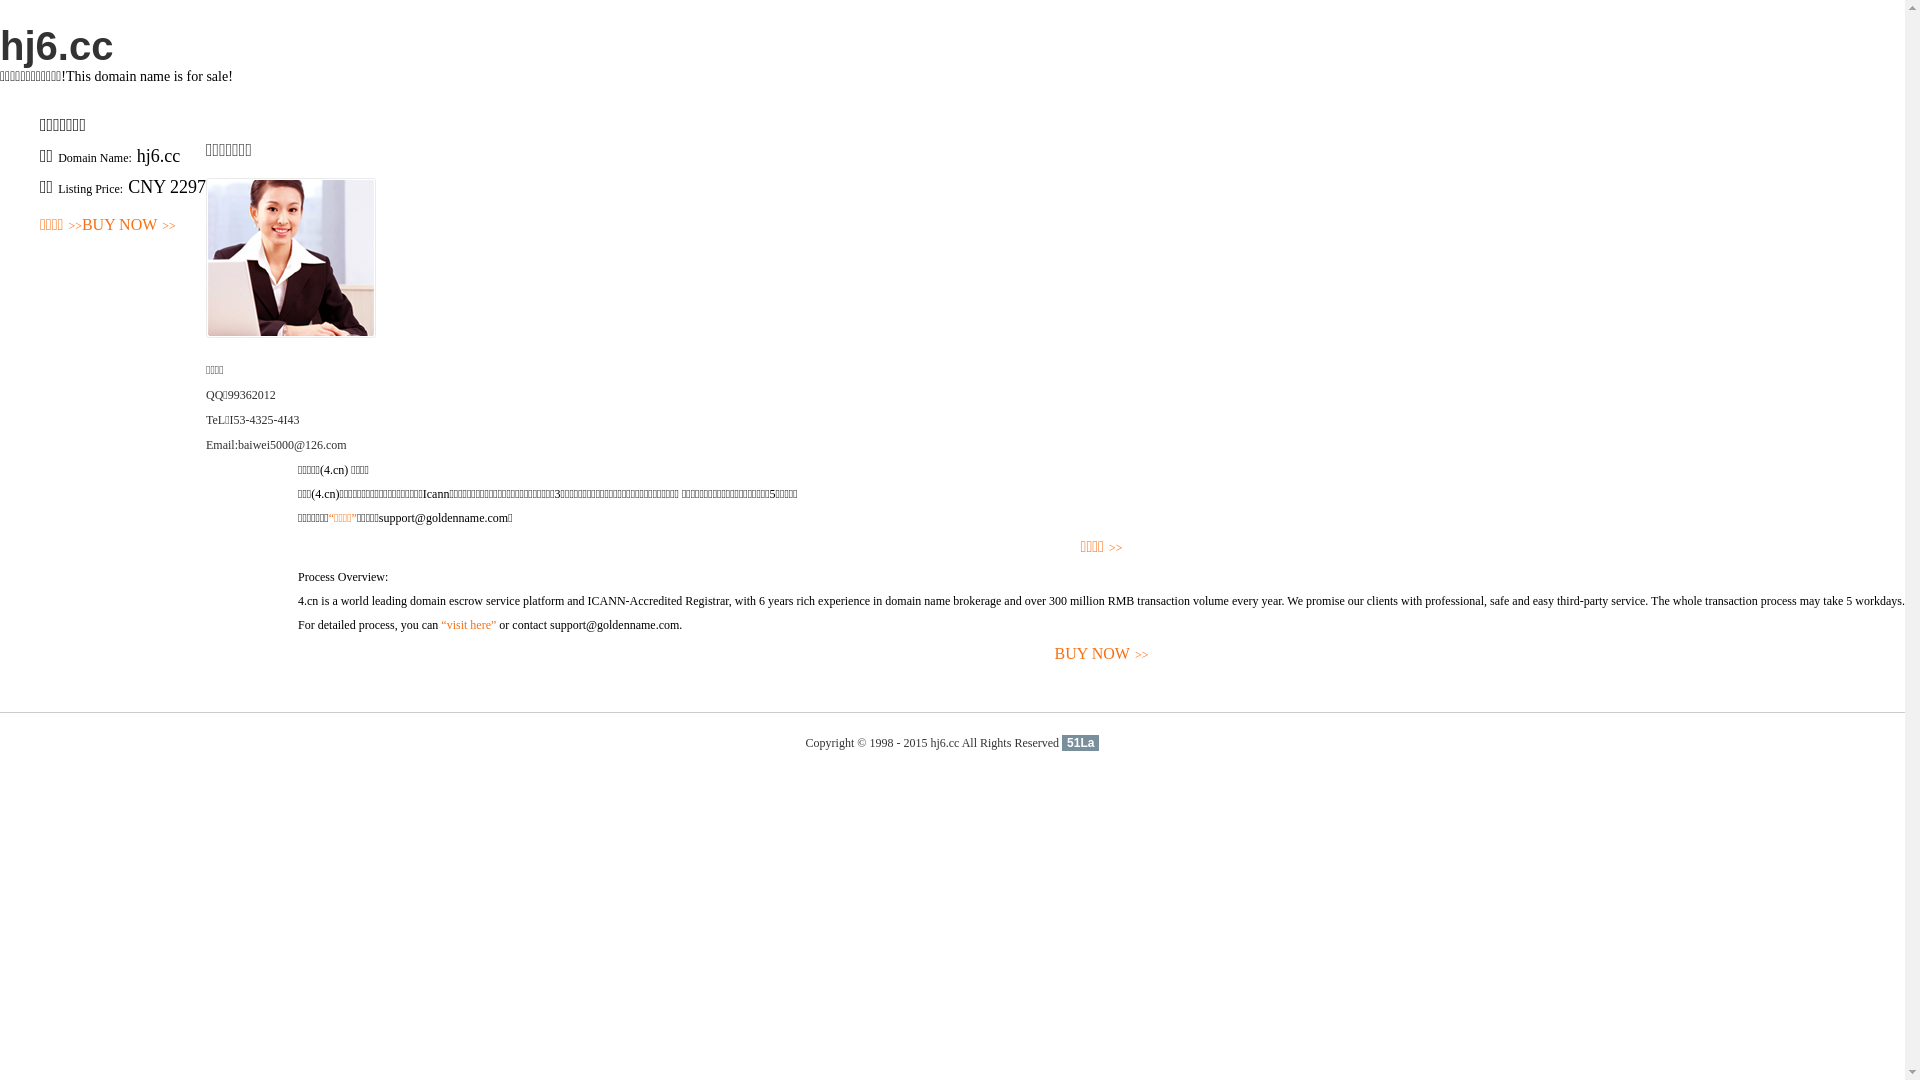 The image size is (1920, 1080). Describe the element at coordinates (80, 225) in the screenshot. I see `'BUY NOW>>'` at that location.